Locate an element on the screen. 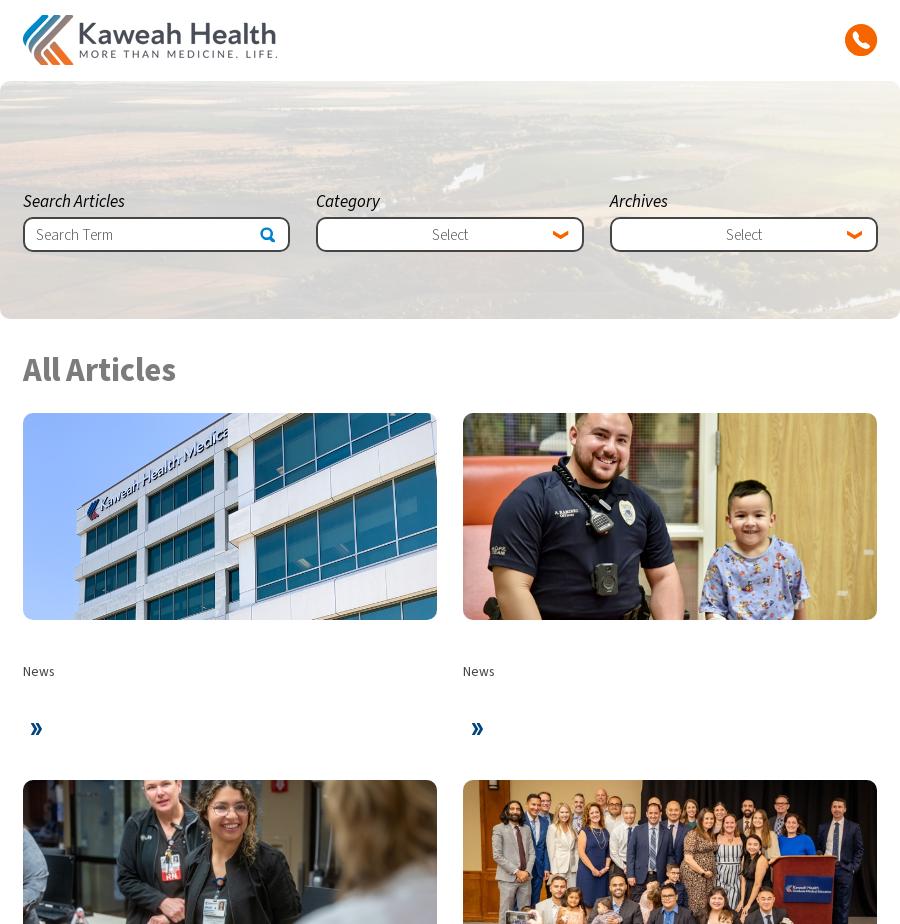 Image resolution: width=900 pixels, height=924 pixels. '1' is located at coordinates (782, 442).